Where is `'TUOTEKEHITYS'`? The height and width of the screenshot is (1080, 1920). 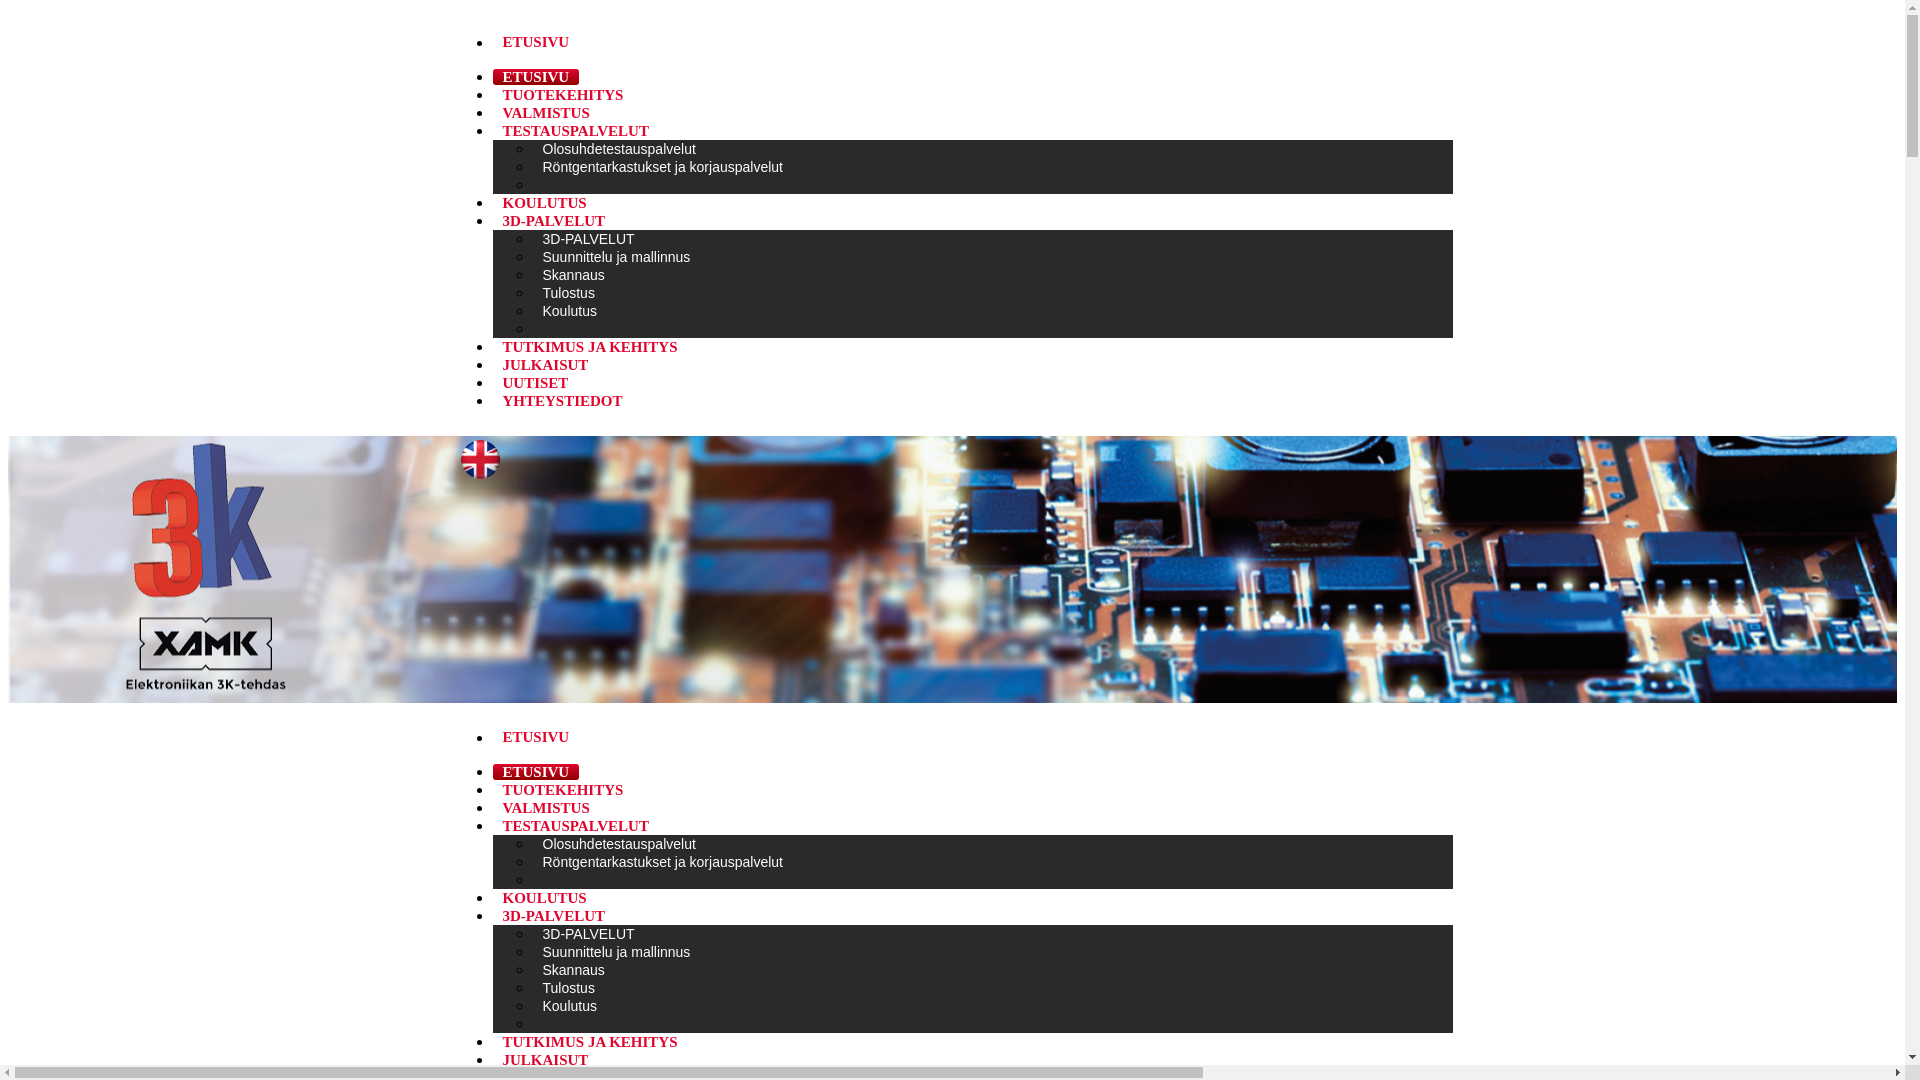 'TUOTEKEHITYS' is located at coordinates (561, 789).